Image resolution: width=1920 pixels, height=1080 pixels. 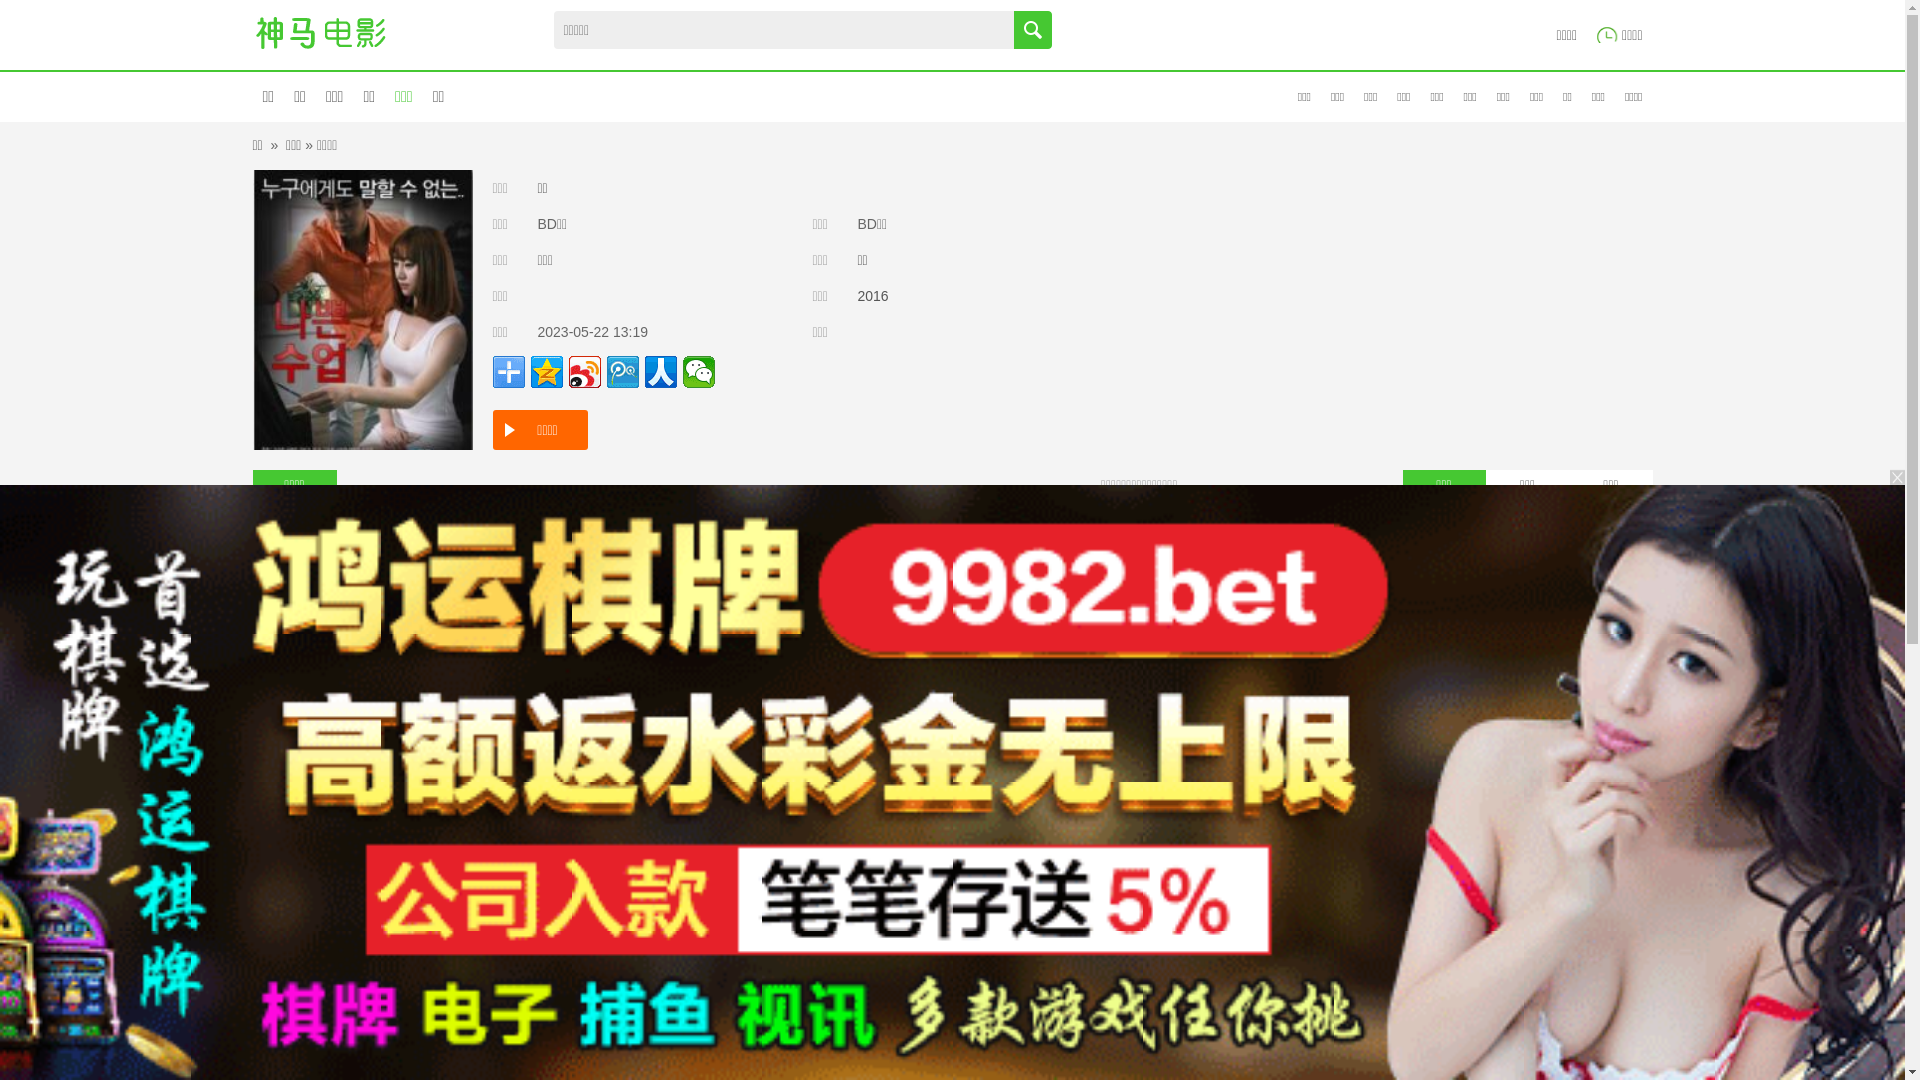 I want to click on '2016', so click(x=858, y=296).